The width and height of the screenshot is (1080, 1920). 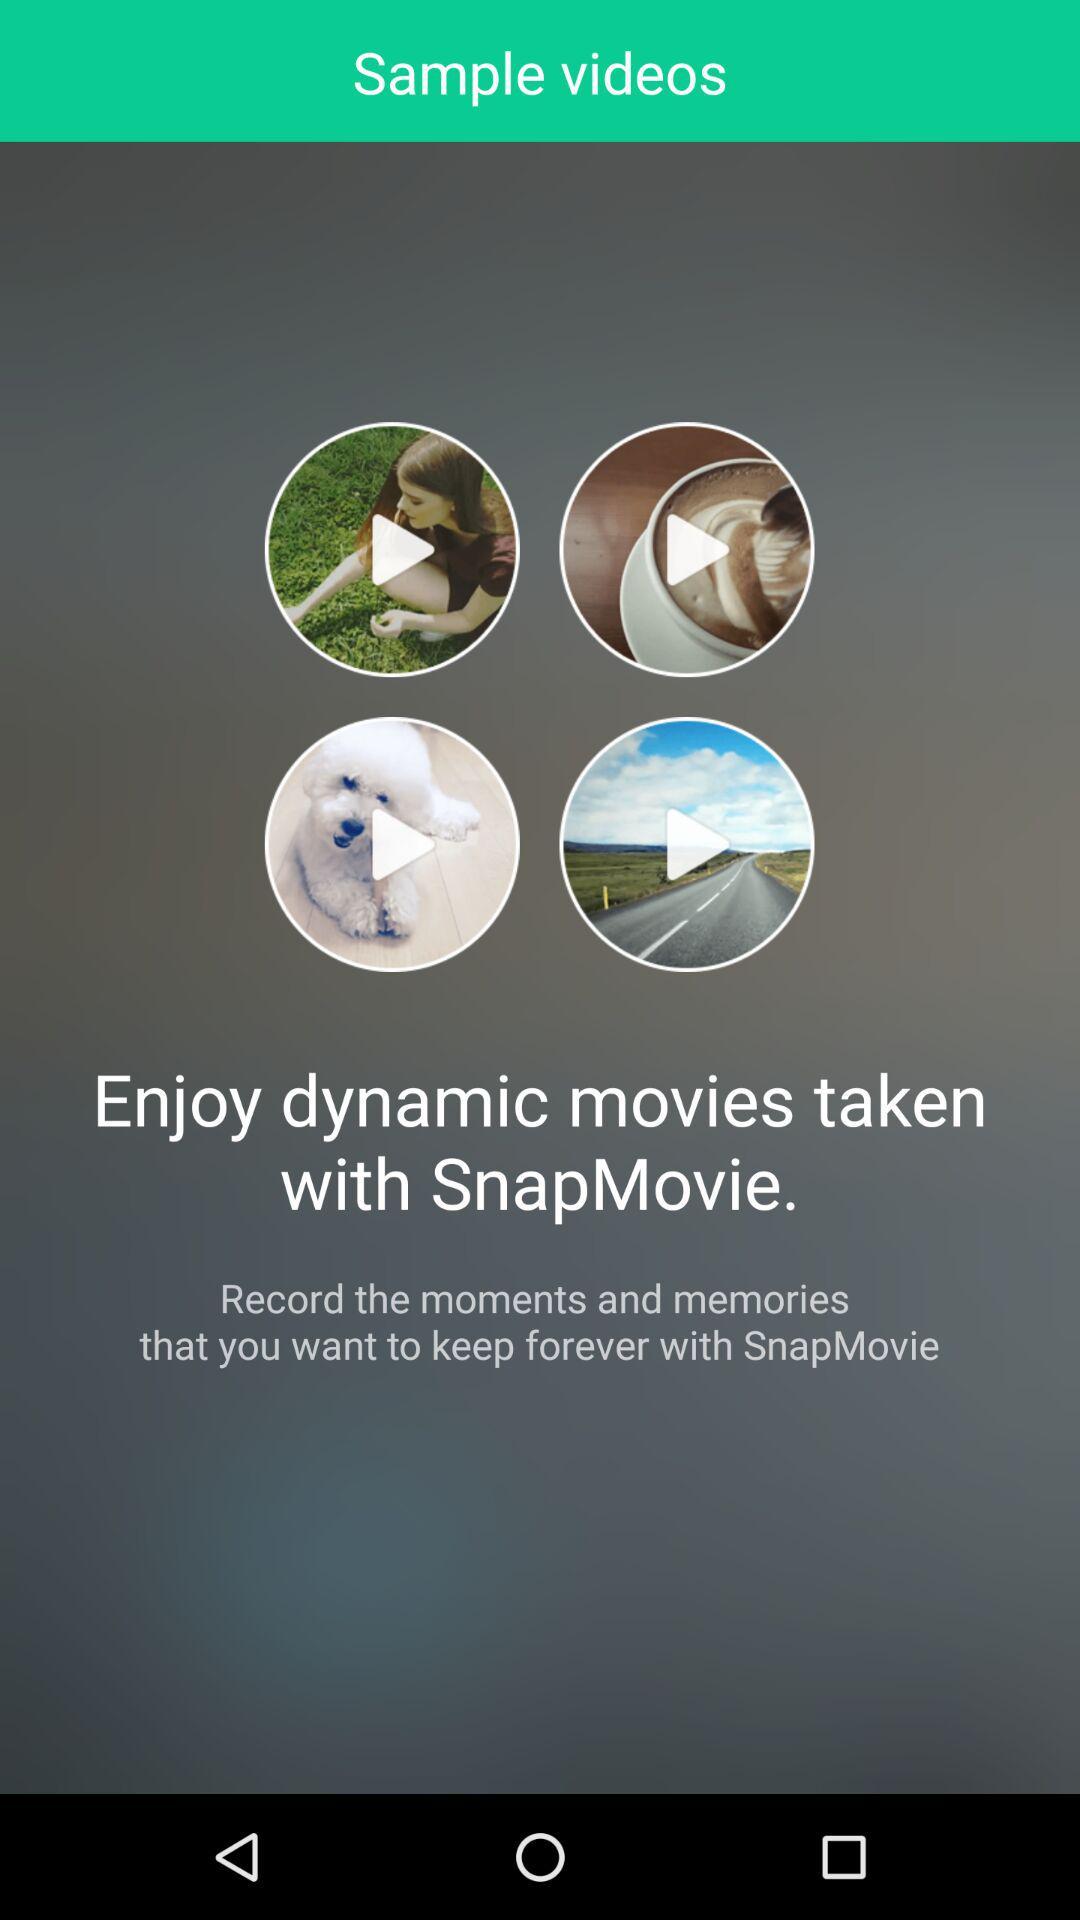 I want to click on top left video, so click(x=392, y=549).